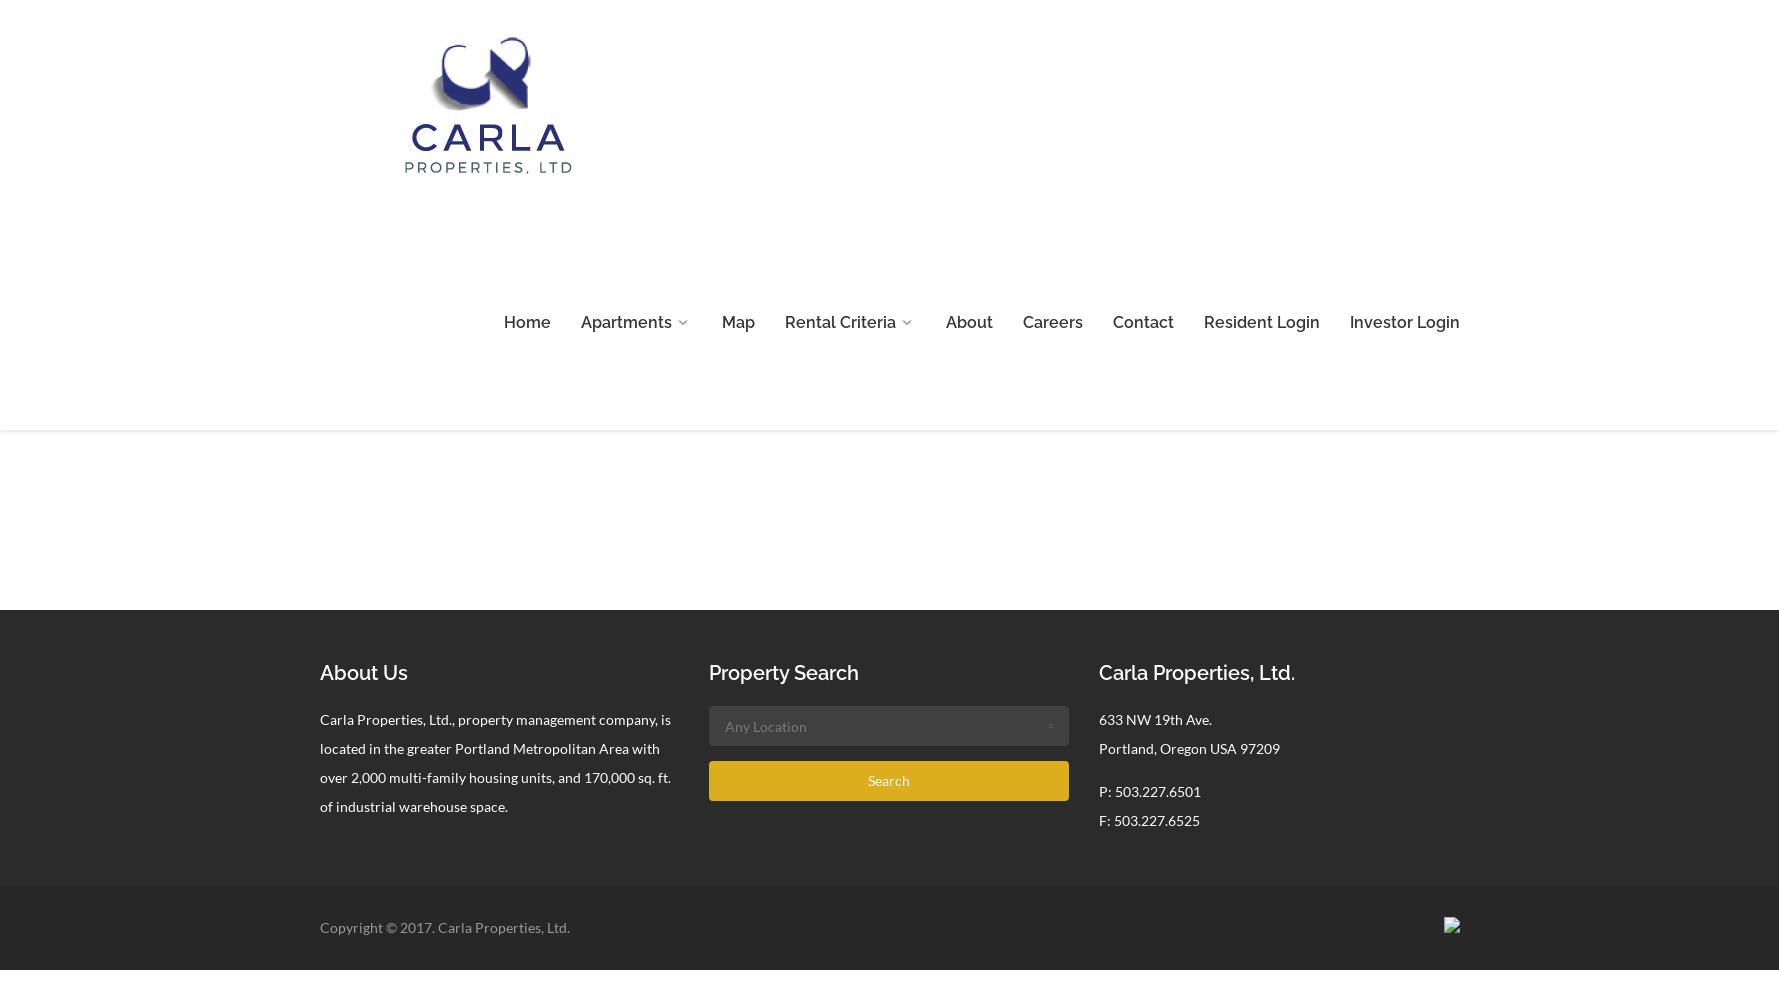 This screenshot has width=1779, height=1000. Describe the element at coordinates (1195, 673) in the screenshot. I see `'Carla Properties, Ltd.'` at that location.